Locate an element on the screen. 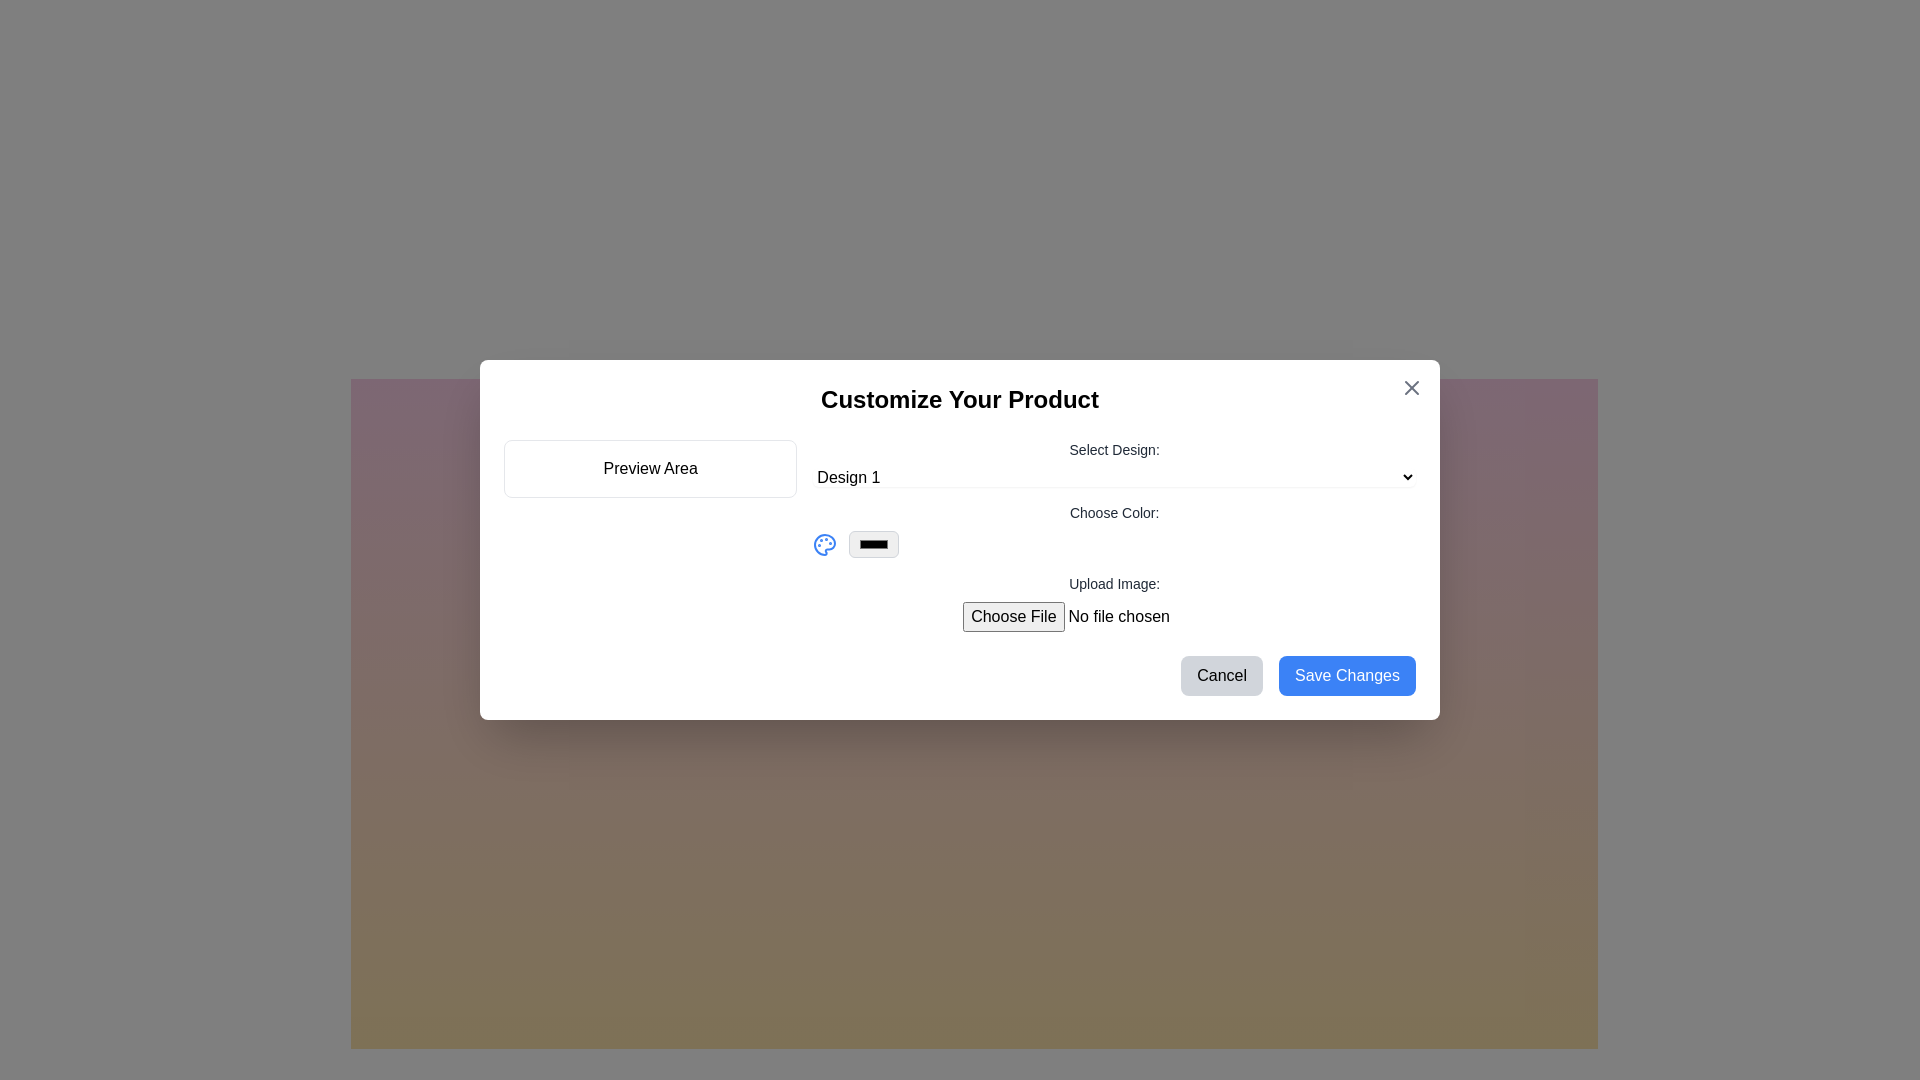 The width and height of the screenshot is (1920, 1080). the decorative icon located in the 'Choose Color' section of the 'Customize Your Product' modal, which is positioned directly to the left of the color selection box is located at coordinates (825, 544).